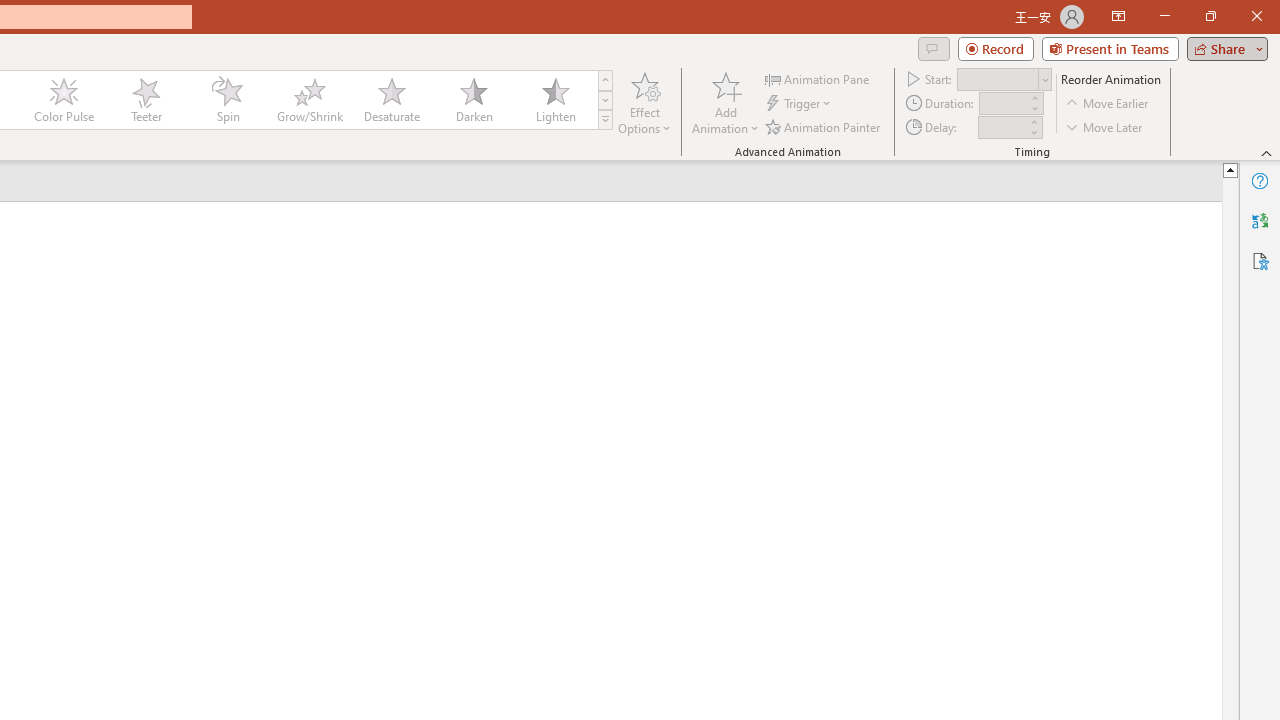 This screenshot has height=720, width=1280. I want to click on 'Animation Delay', so click(1002, 127).